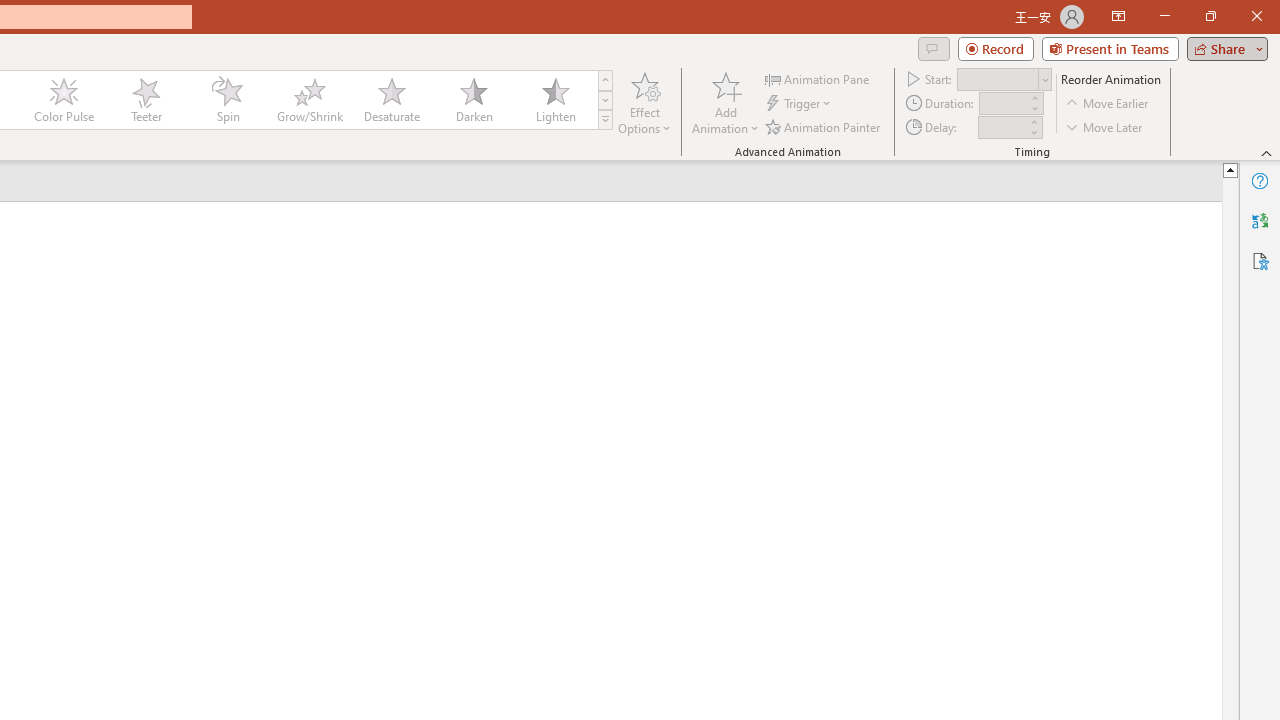 This screenshot has height=720, width=1280. I want to click on 'Animation Delay', so click(1002, 127).